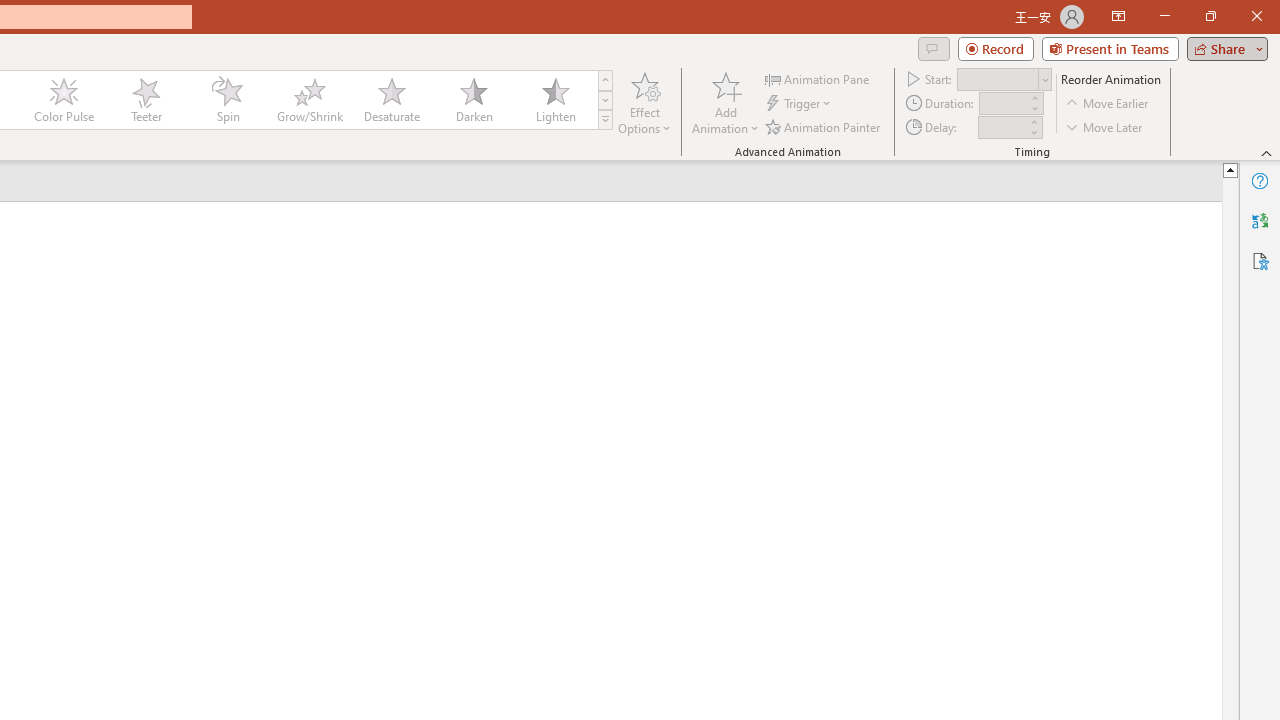 This screenshot has height=720, width=1280. I want to click on 'Animation Delay', so click(1002, 127).